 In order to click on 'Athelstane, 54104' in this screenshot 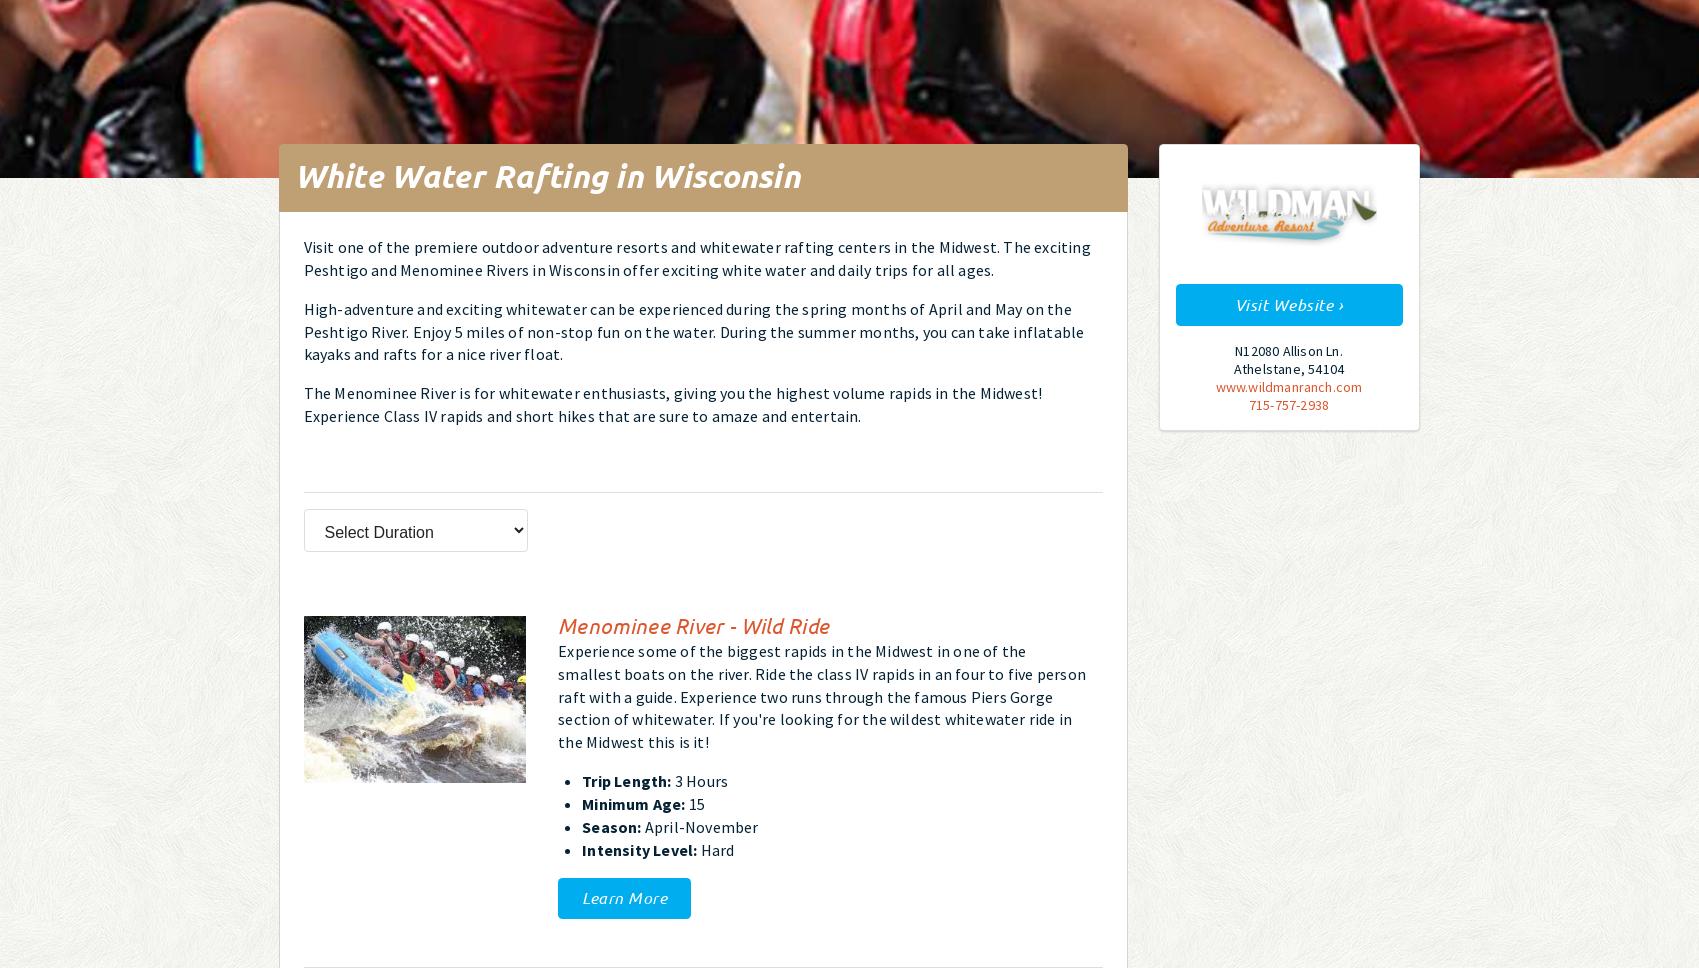, I will do `click(1287, 367)`.